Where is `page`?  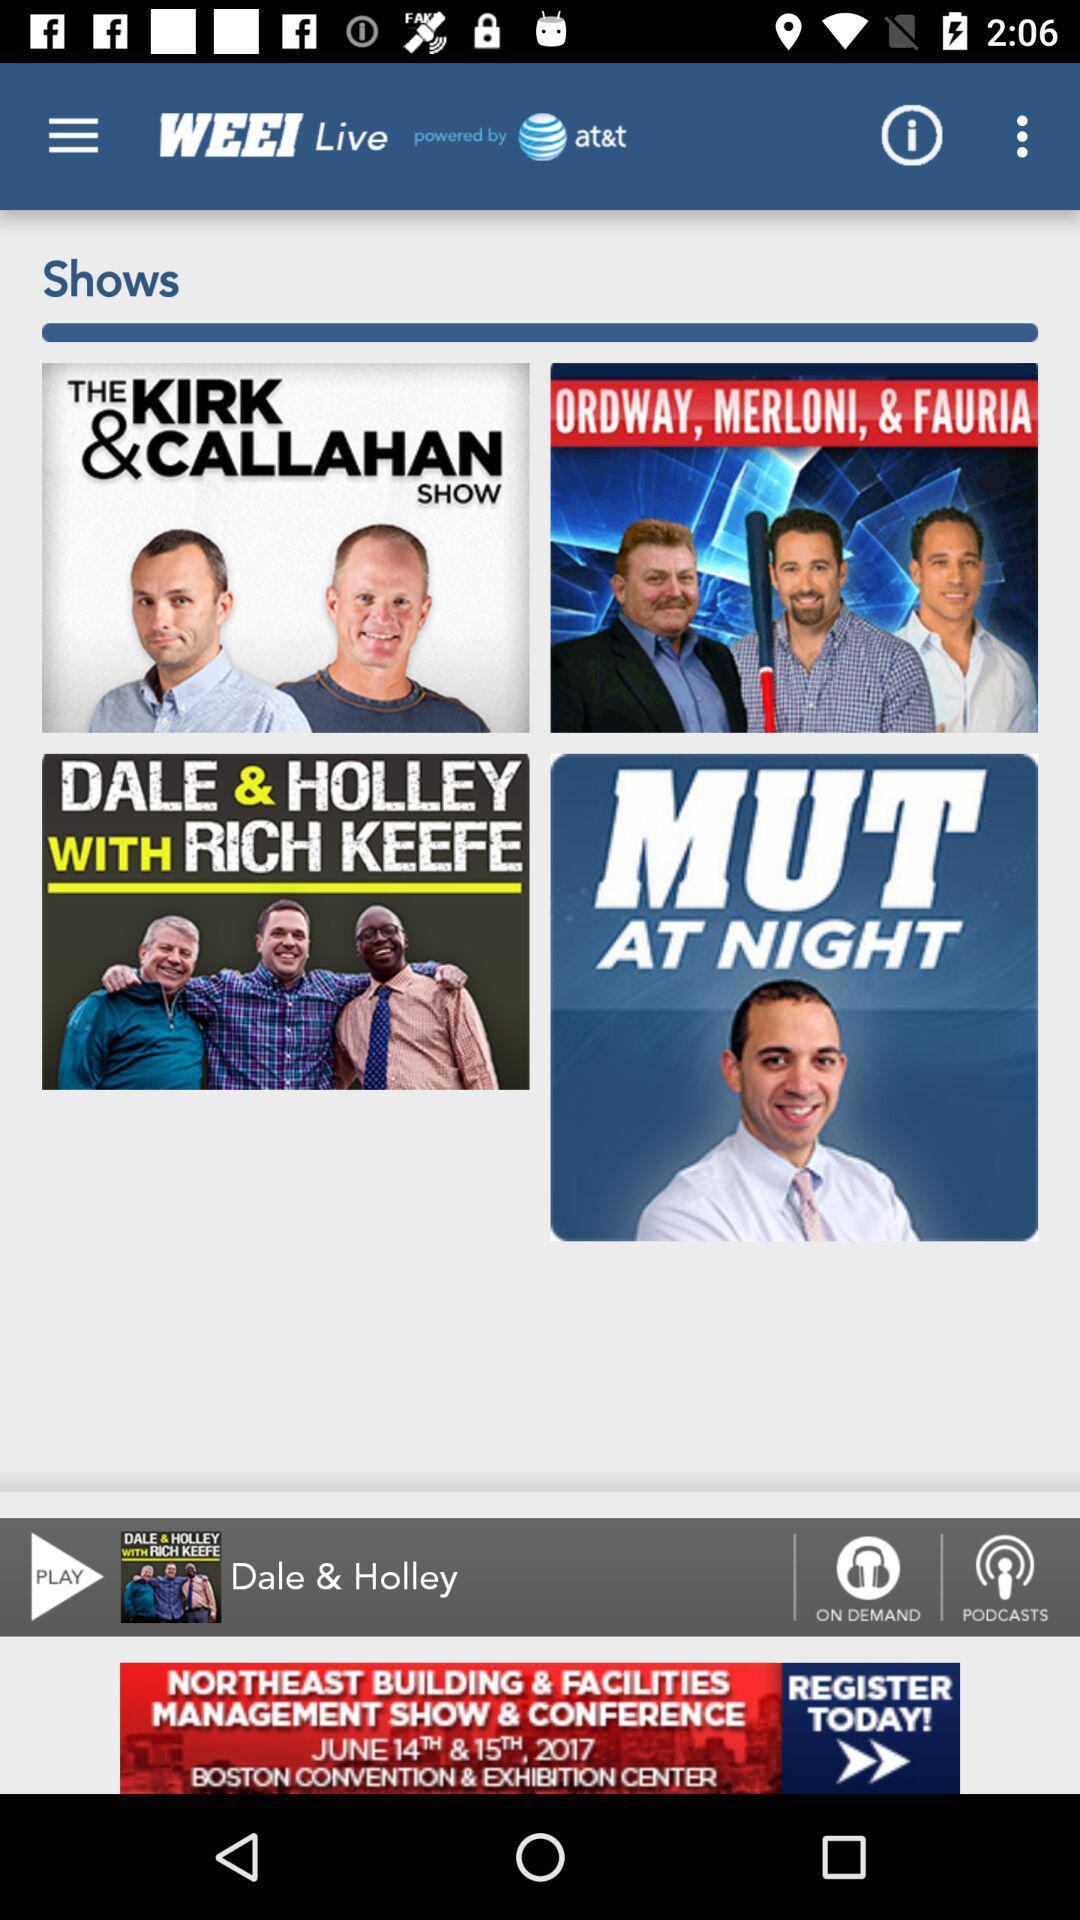 page is located at coordinates (540, 1727).